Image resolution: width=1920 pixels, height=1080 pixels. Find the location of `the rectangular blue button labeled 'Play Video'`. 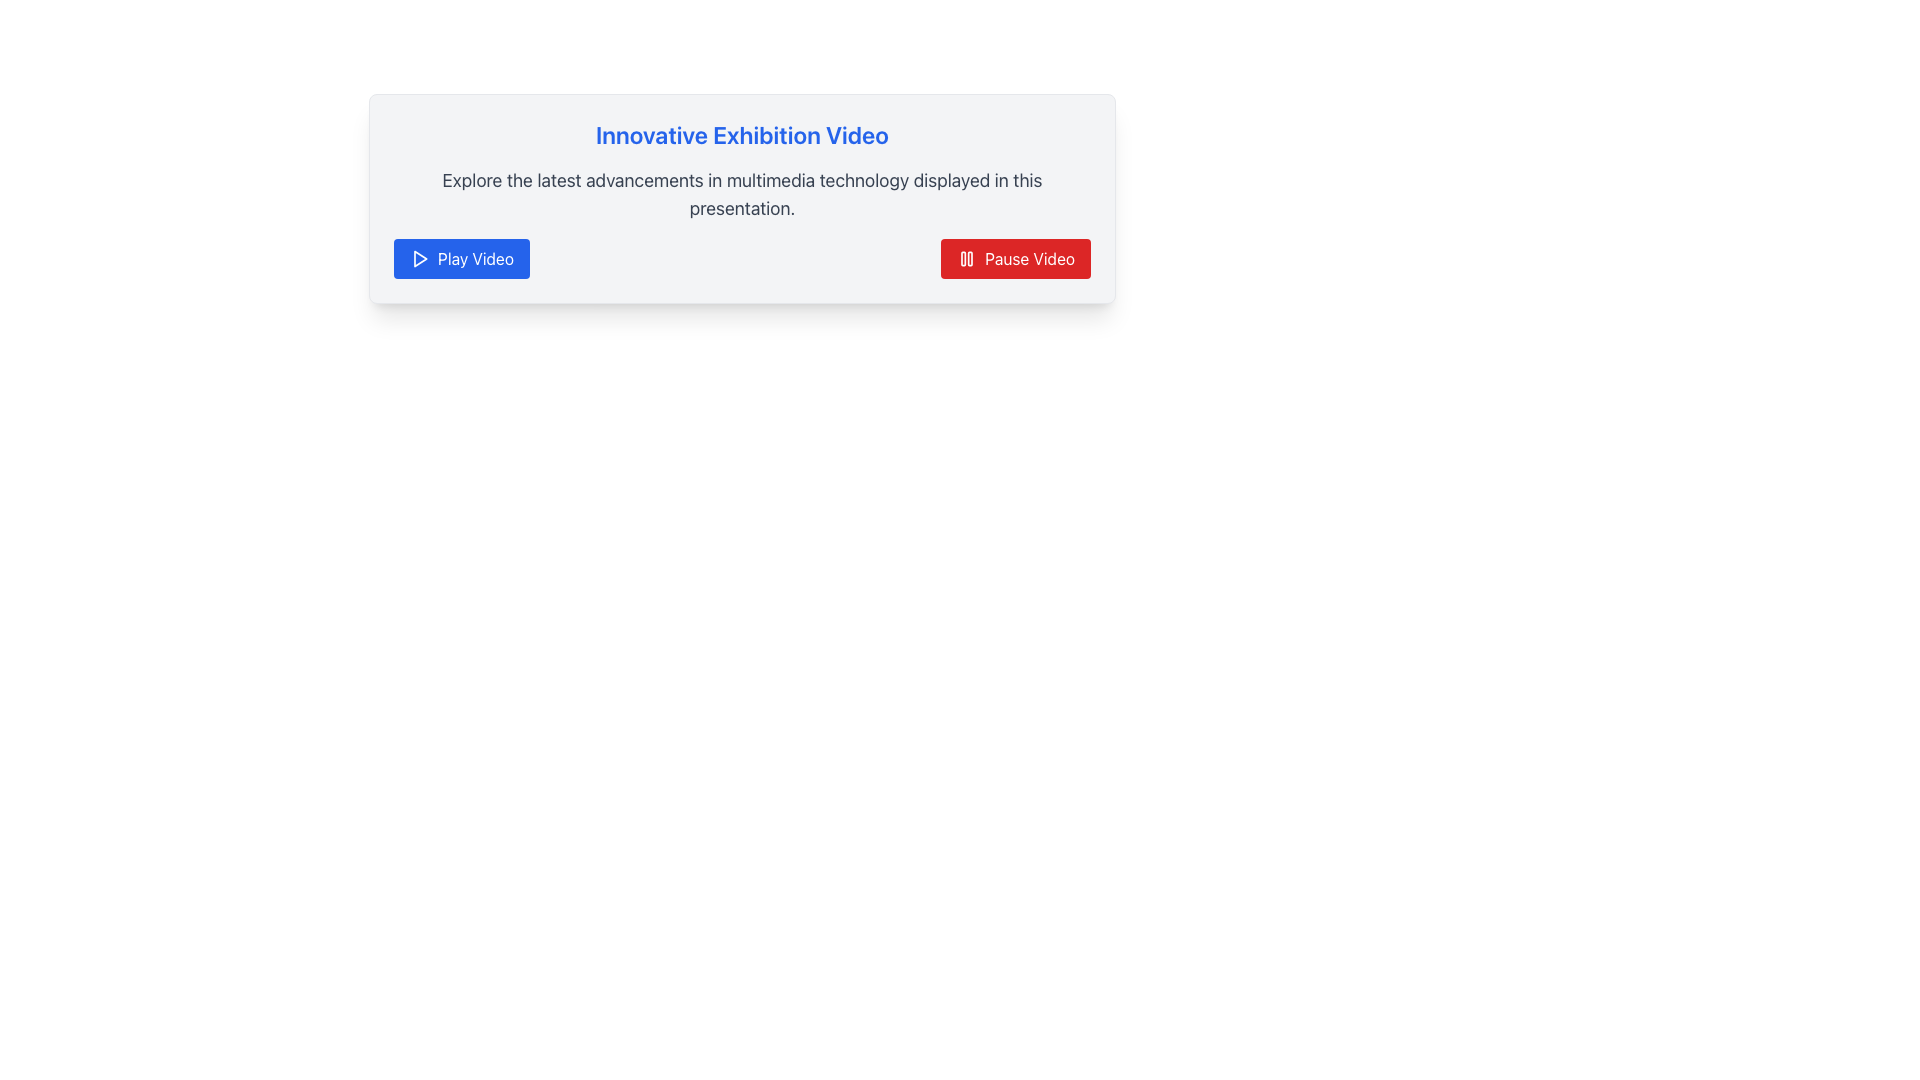

the rectangular blue button labeled 'Play Video' is located at coordinates (460, 257).